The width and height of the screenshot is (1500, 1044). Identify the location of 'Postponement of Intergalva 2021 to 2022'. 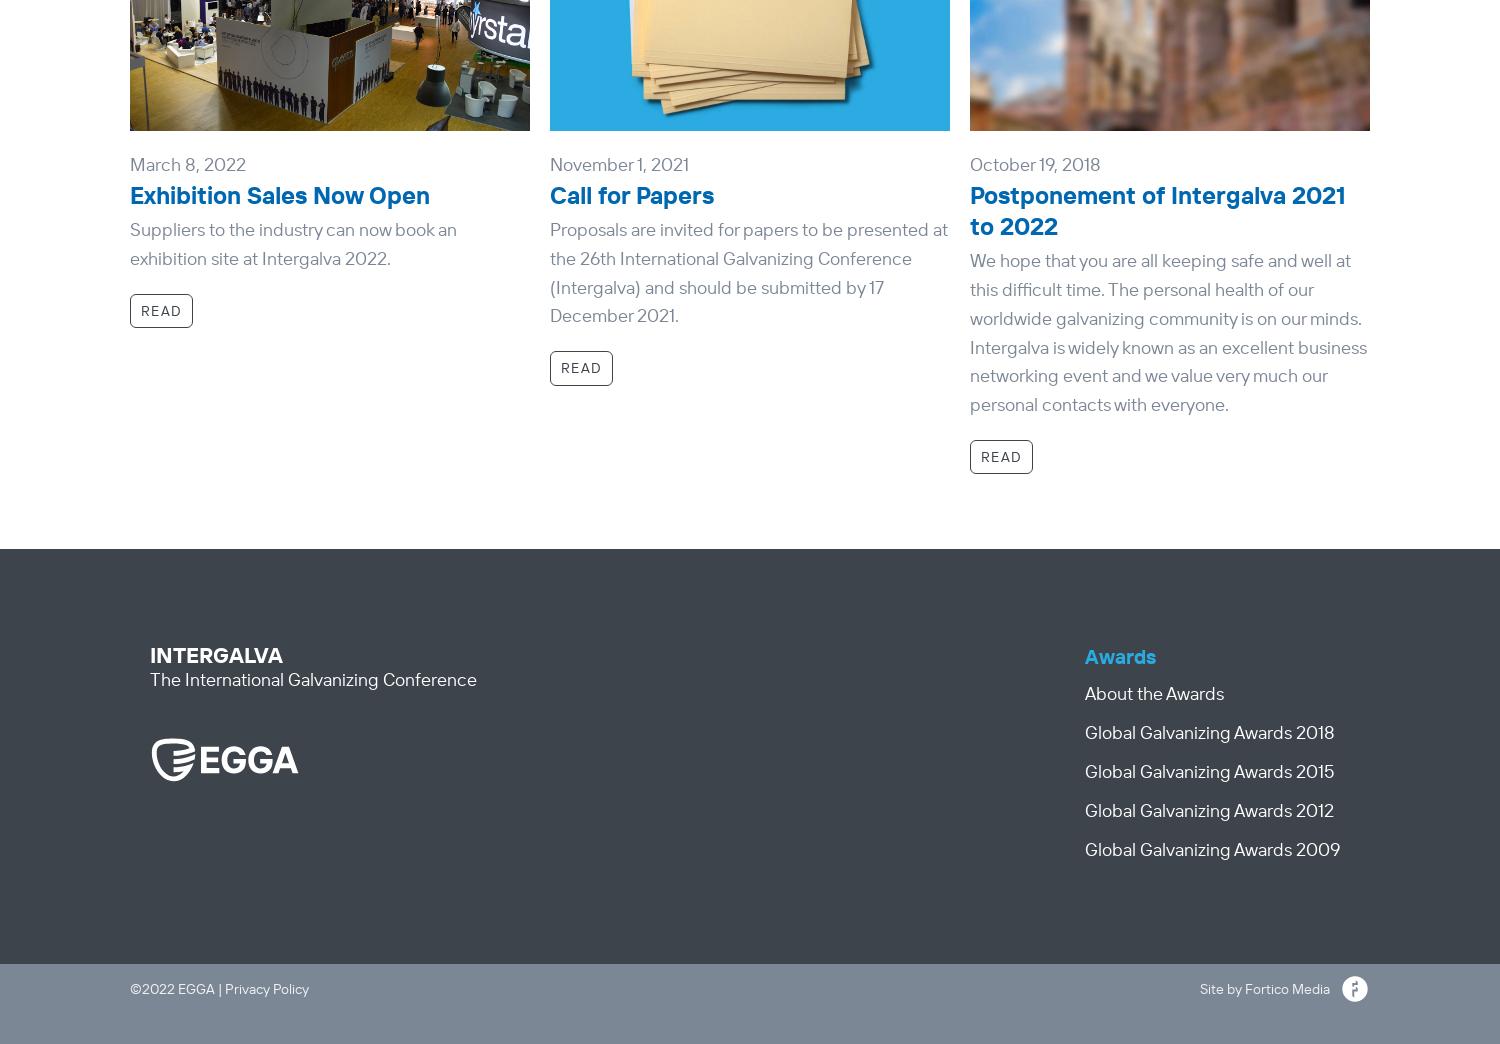
(1157, 209).